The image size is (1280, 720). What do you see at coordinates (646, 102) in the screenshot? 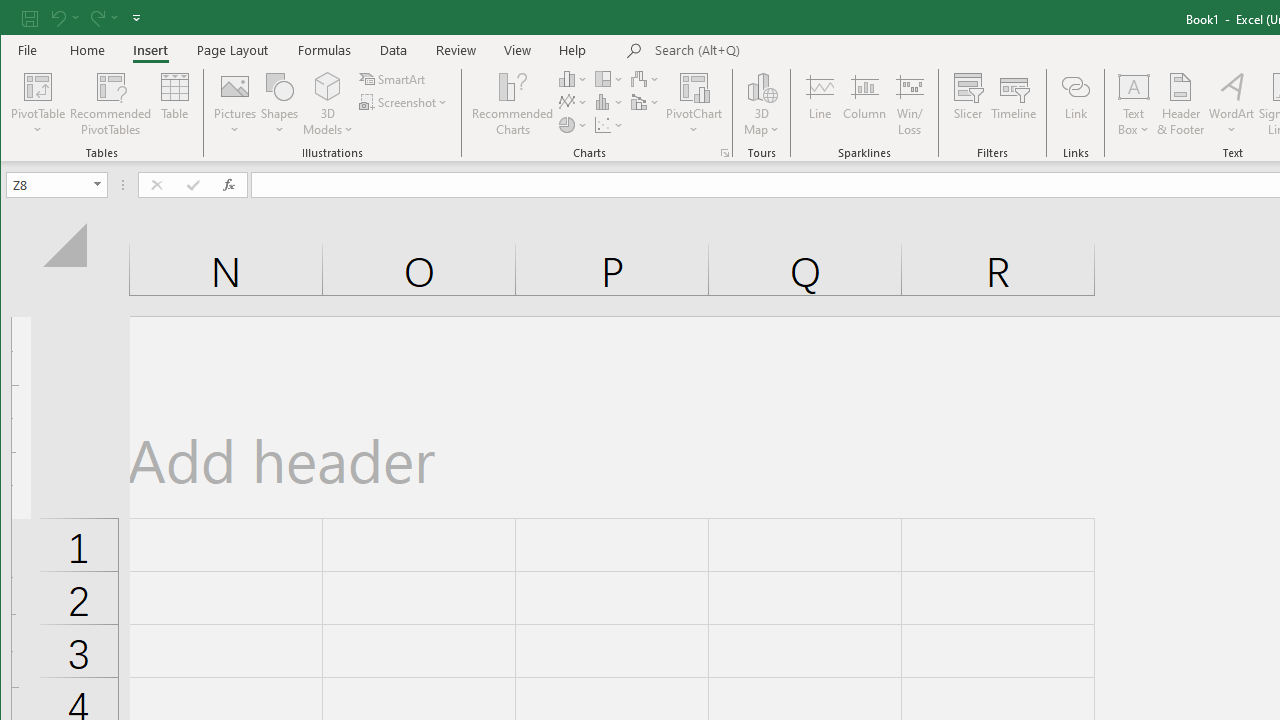
I see `'Insert Combo Chart'` at bounding box center [646, 102].